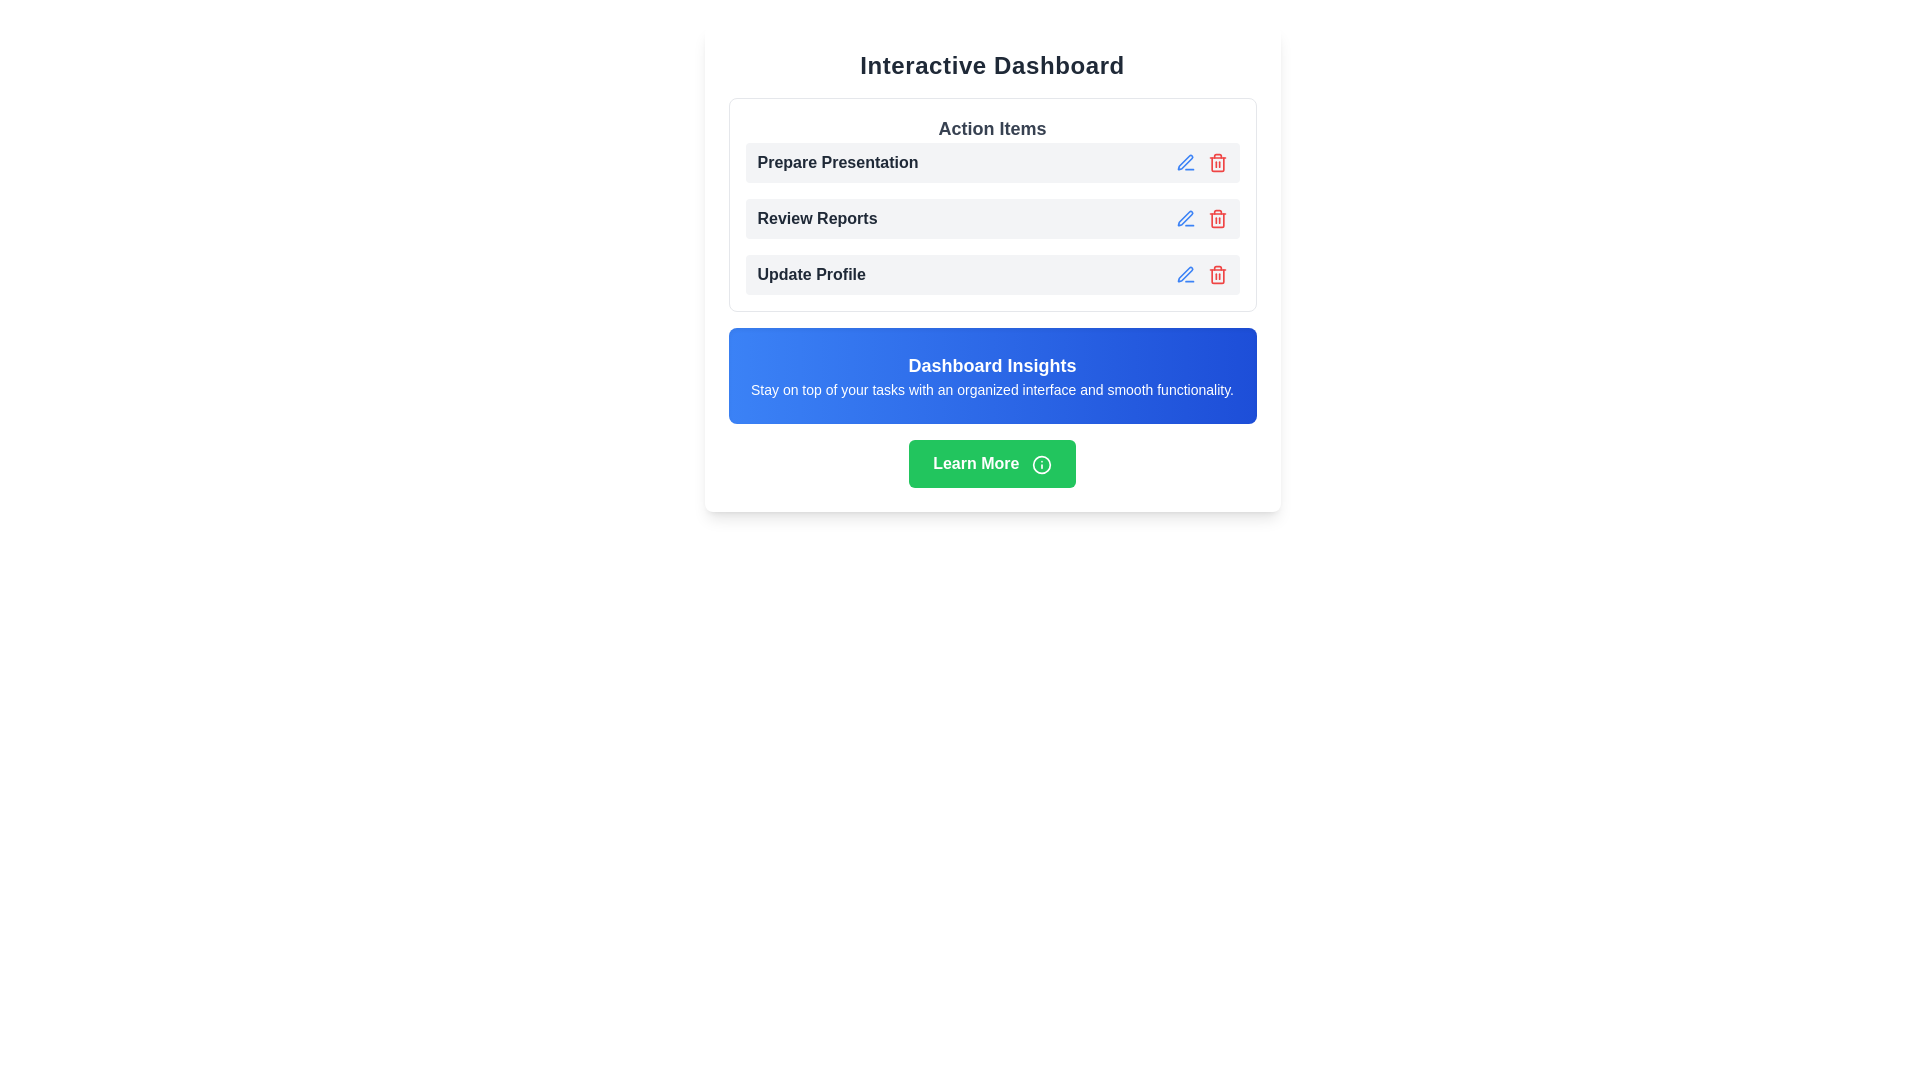 The width and height of the screenshot is (1920, 1080). Describe the element at coordinates (1200, 274) in the screenshot. I see `the pencil icon in the far-right group of interactive icons in the 'Update Profile' row of the 'Action Items' card` at that location.